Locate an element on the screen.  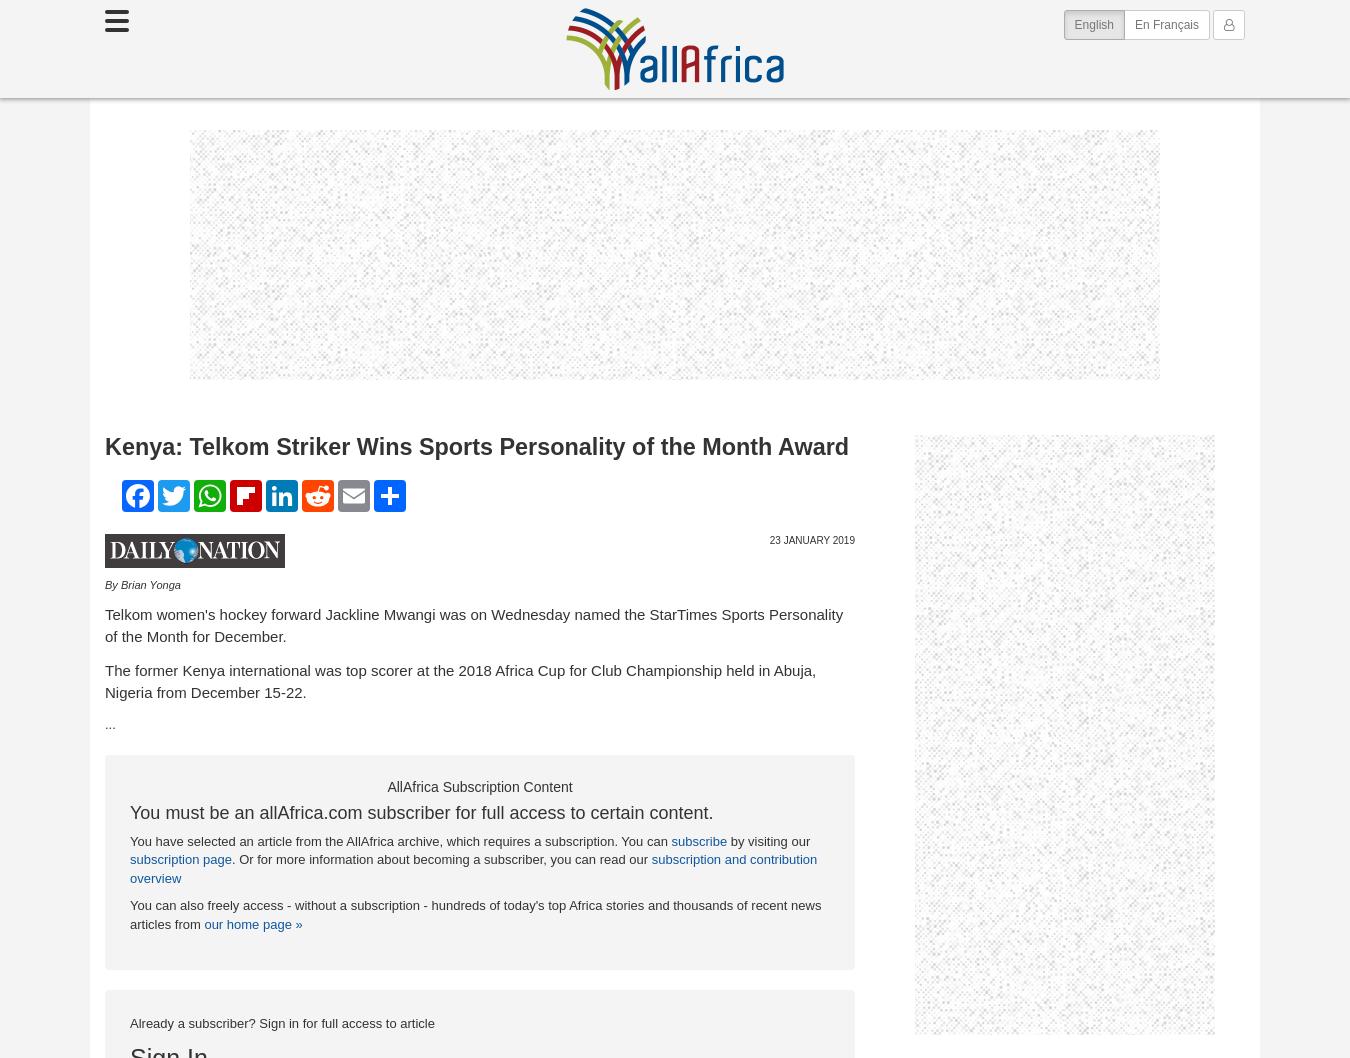
'...' is located at coordinates (109, 724).